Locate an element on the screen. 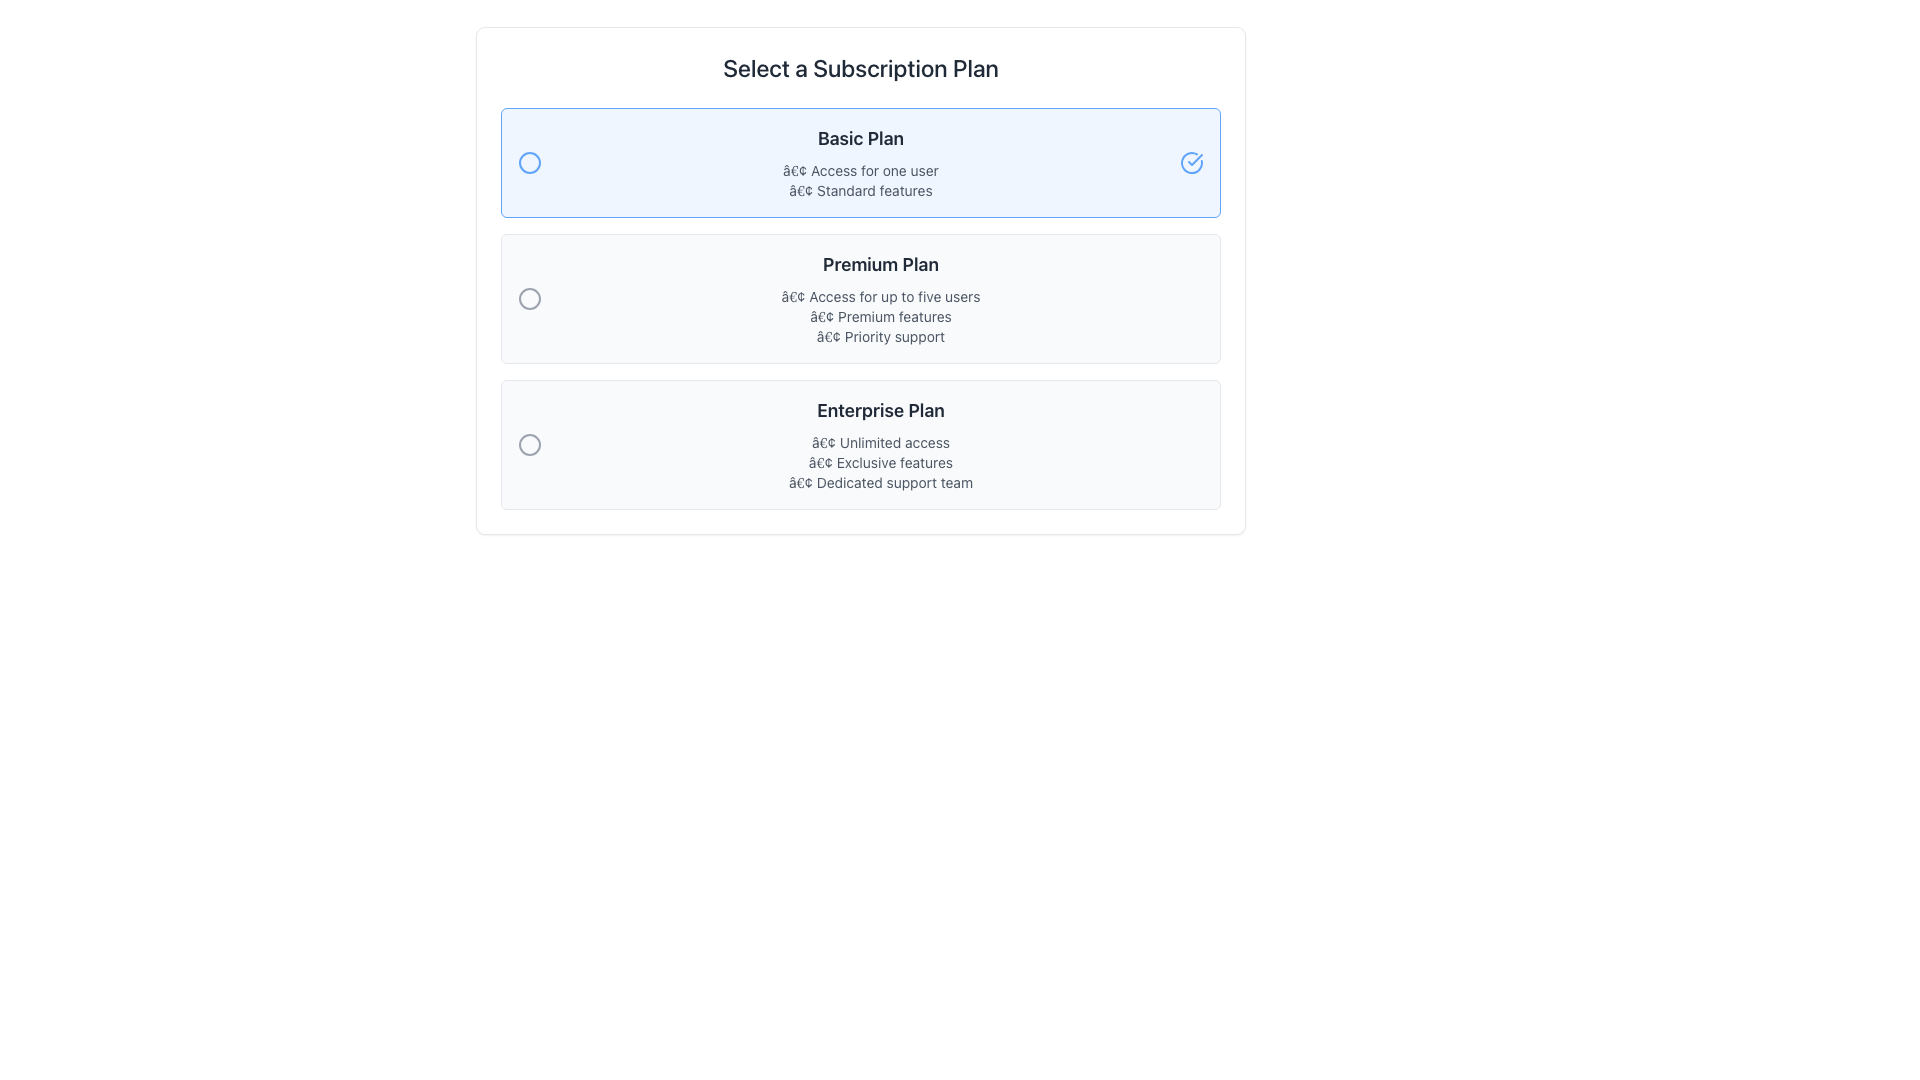 Image resolution: width=1920 pixels, height=1080 pixels. the second selectable subscription plan located in the grid layout under the title 'Select a Subscription Plan.' is located at coordinates (860, 308).